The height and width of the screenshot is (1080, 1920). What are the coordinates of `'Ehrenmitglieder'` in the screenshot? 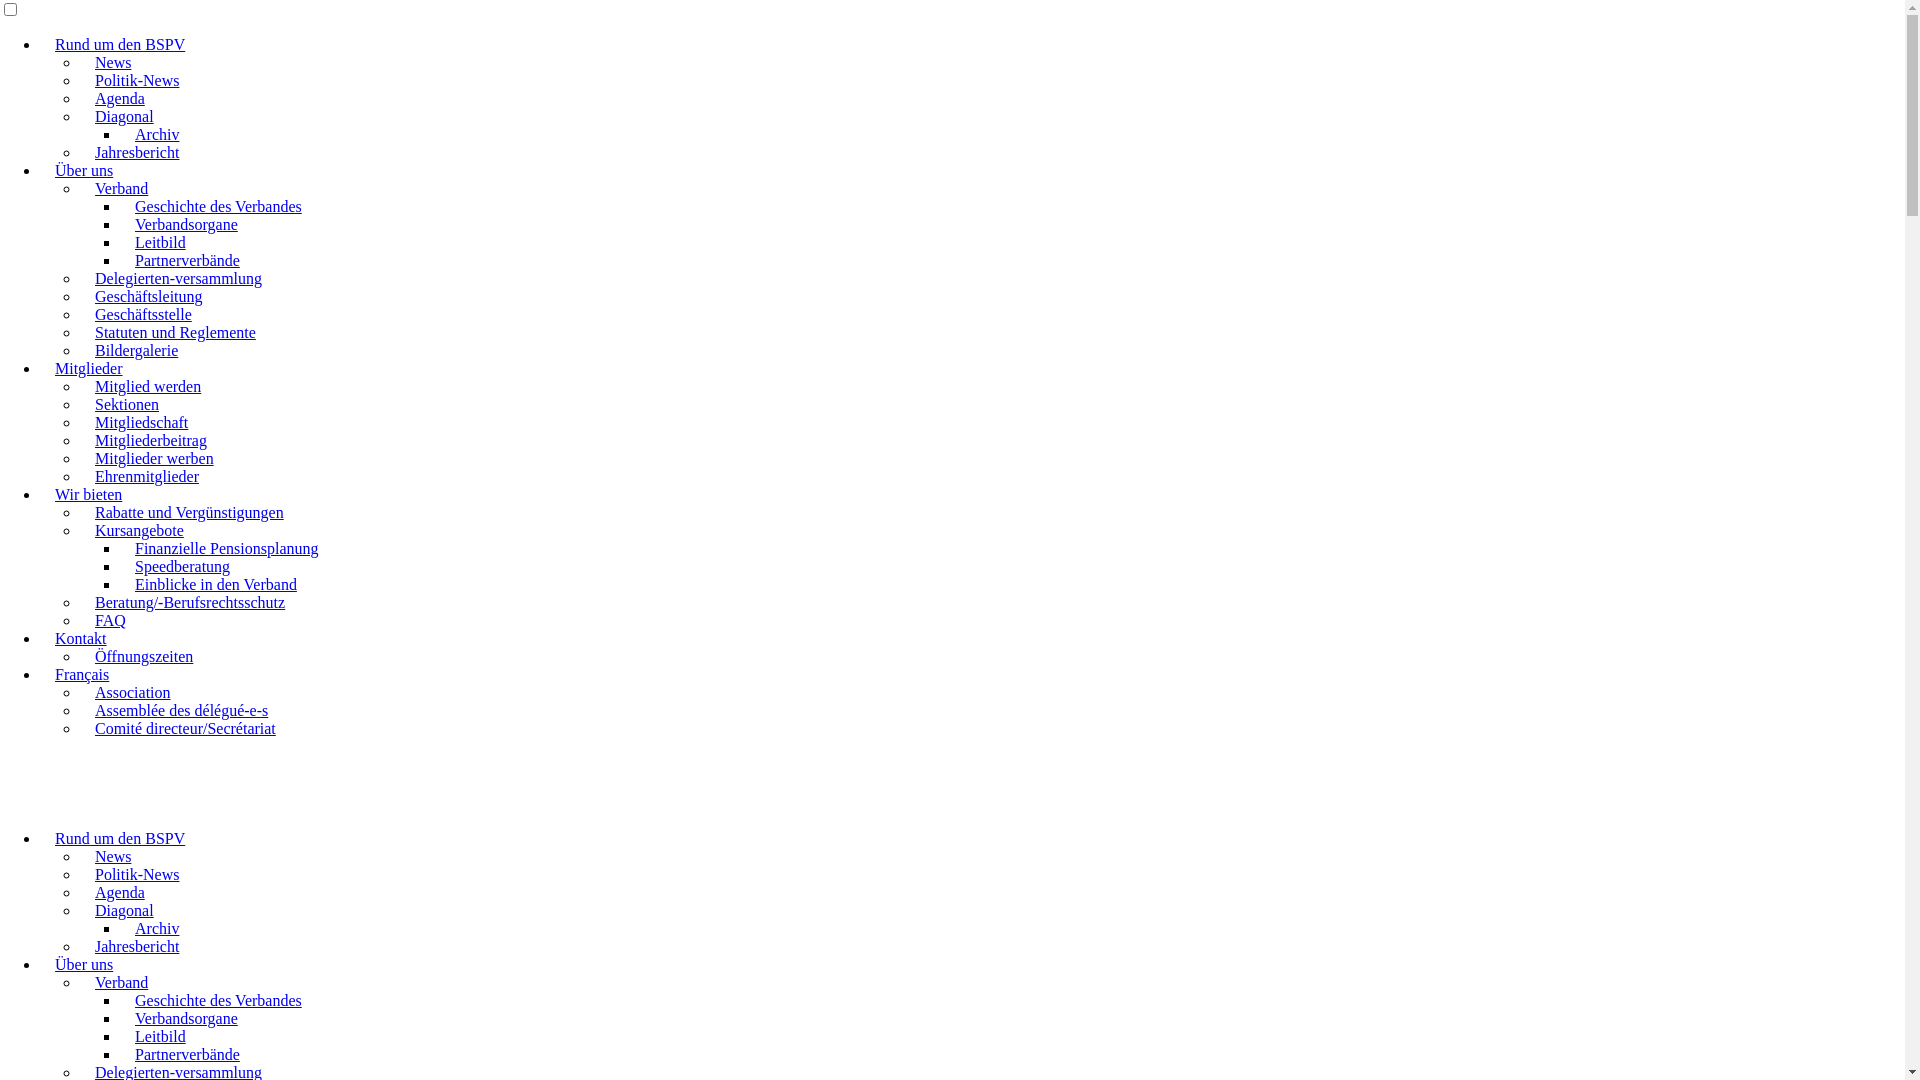 It's located at (80, 476).